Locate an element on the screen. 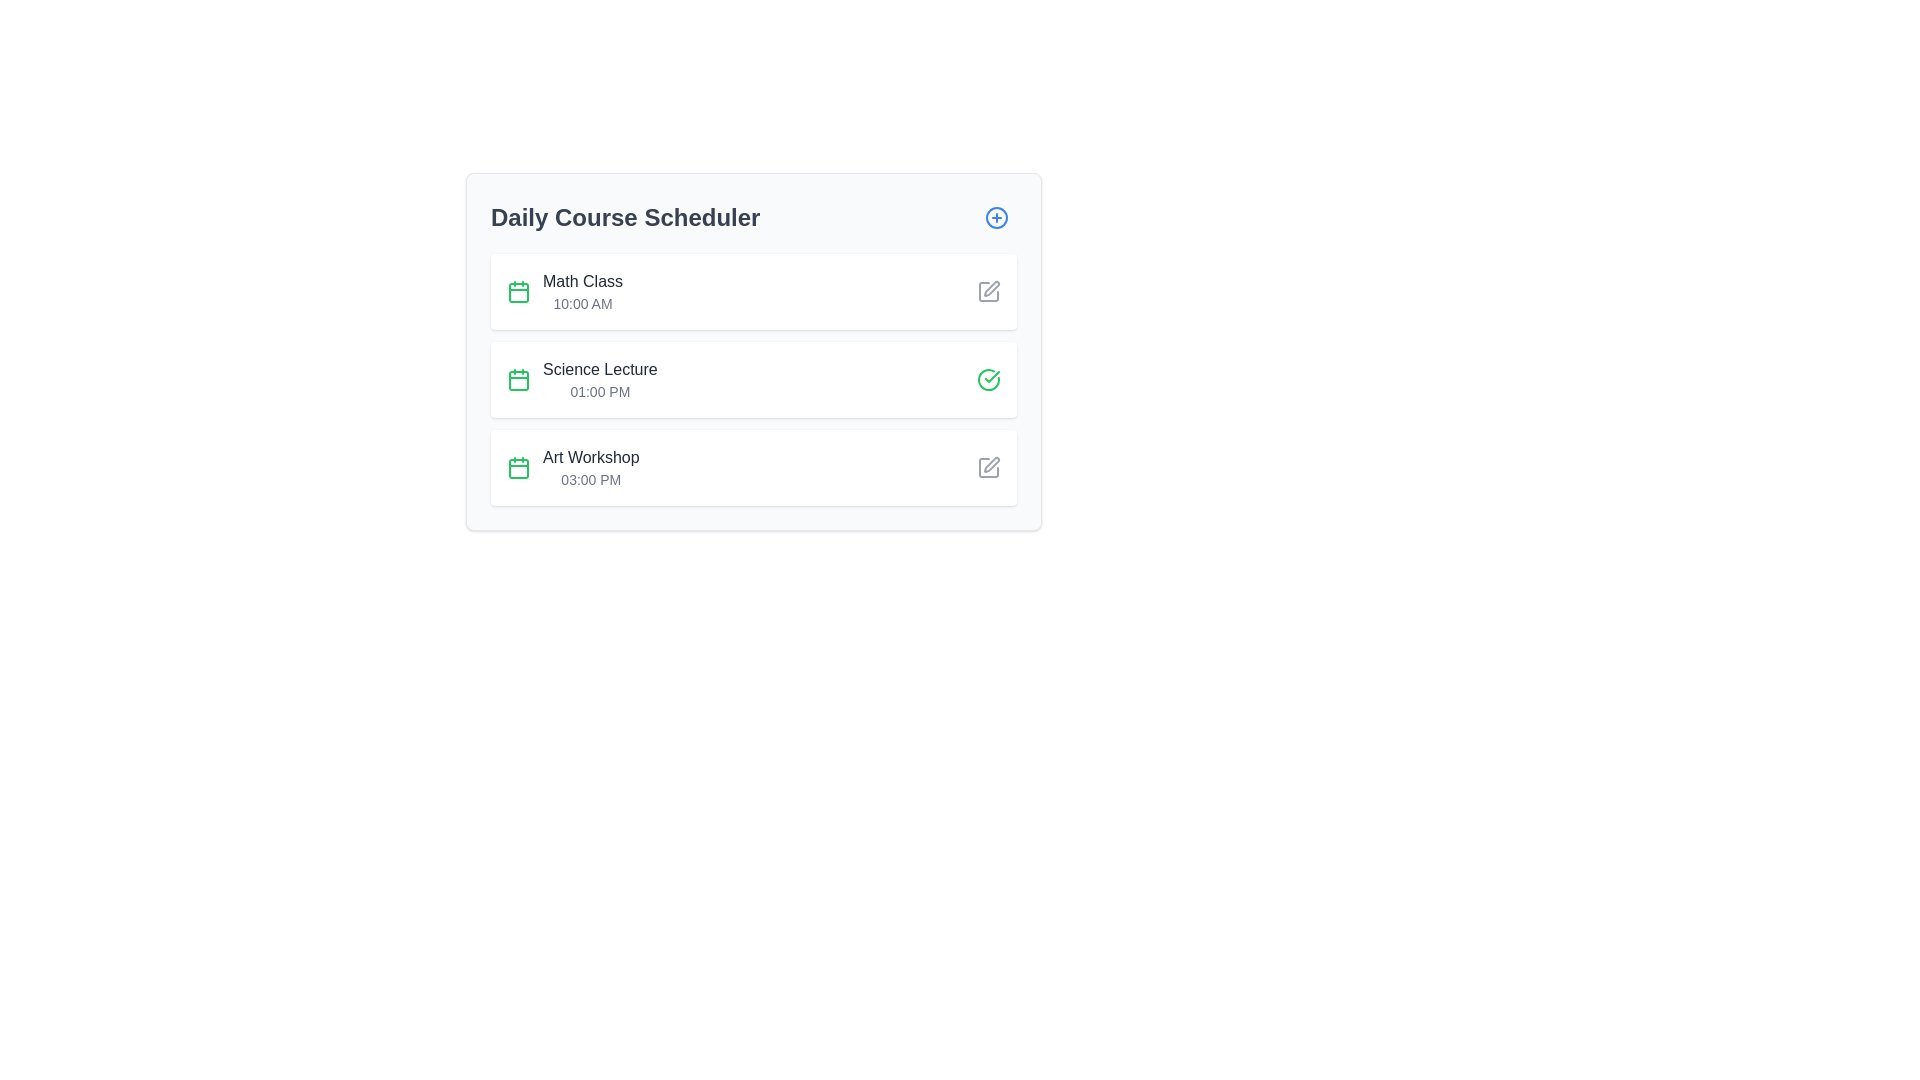 This screenshot has width=1920, height=1080. the schedule entry row for the 'Art Workshop' at 03:00 PM, which is the third entry in the 'Daily Course Scheduler' list is located at coordinates (572, 467).